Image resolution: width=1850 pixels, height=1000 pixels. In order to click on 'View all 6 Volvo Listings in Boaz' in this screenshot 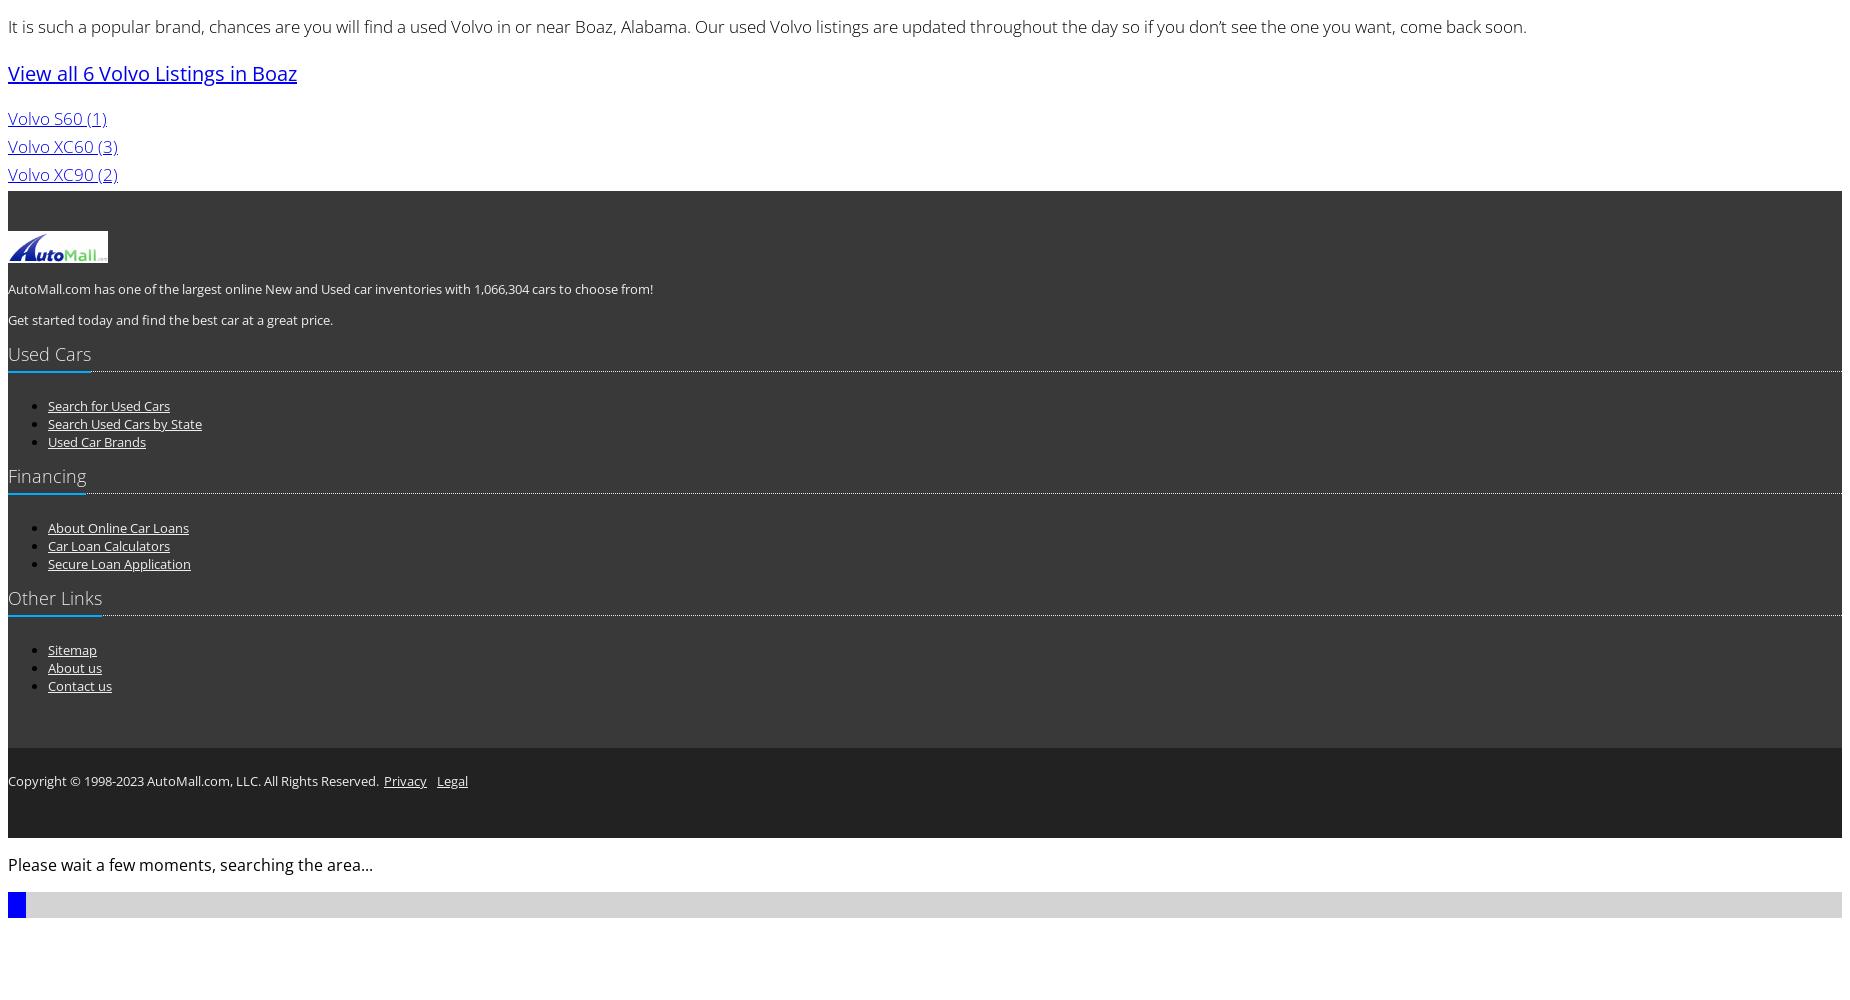, I will do `click(151, 71)`.